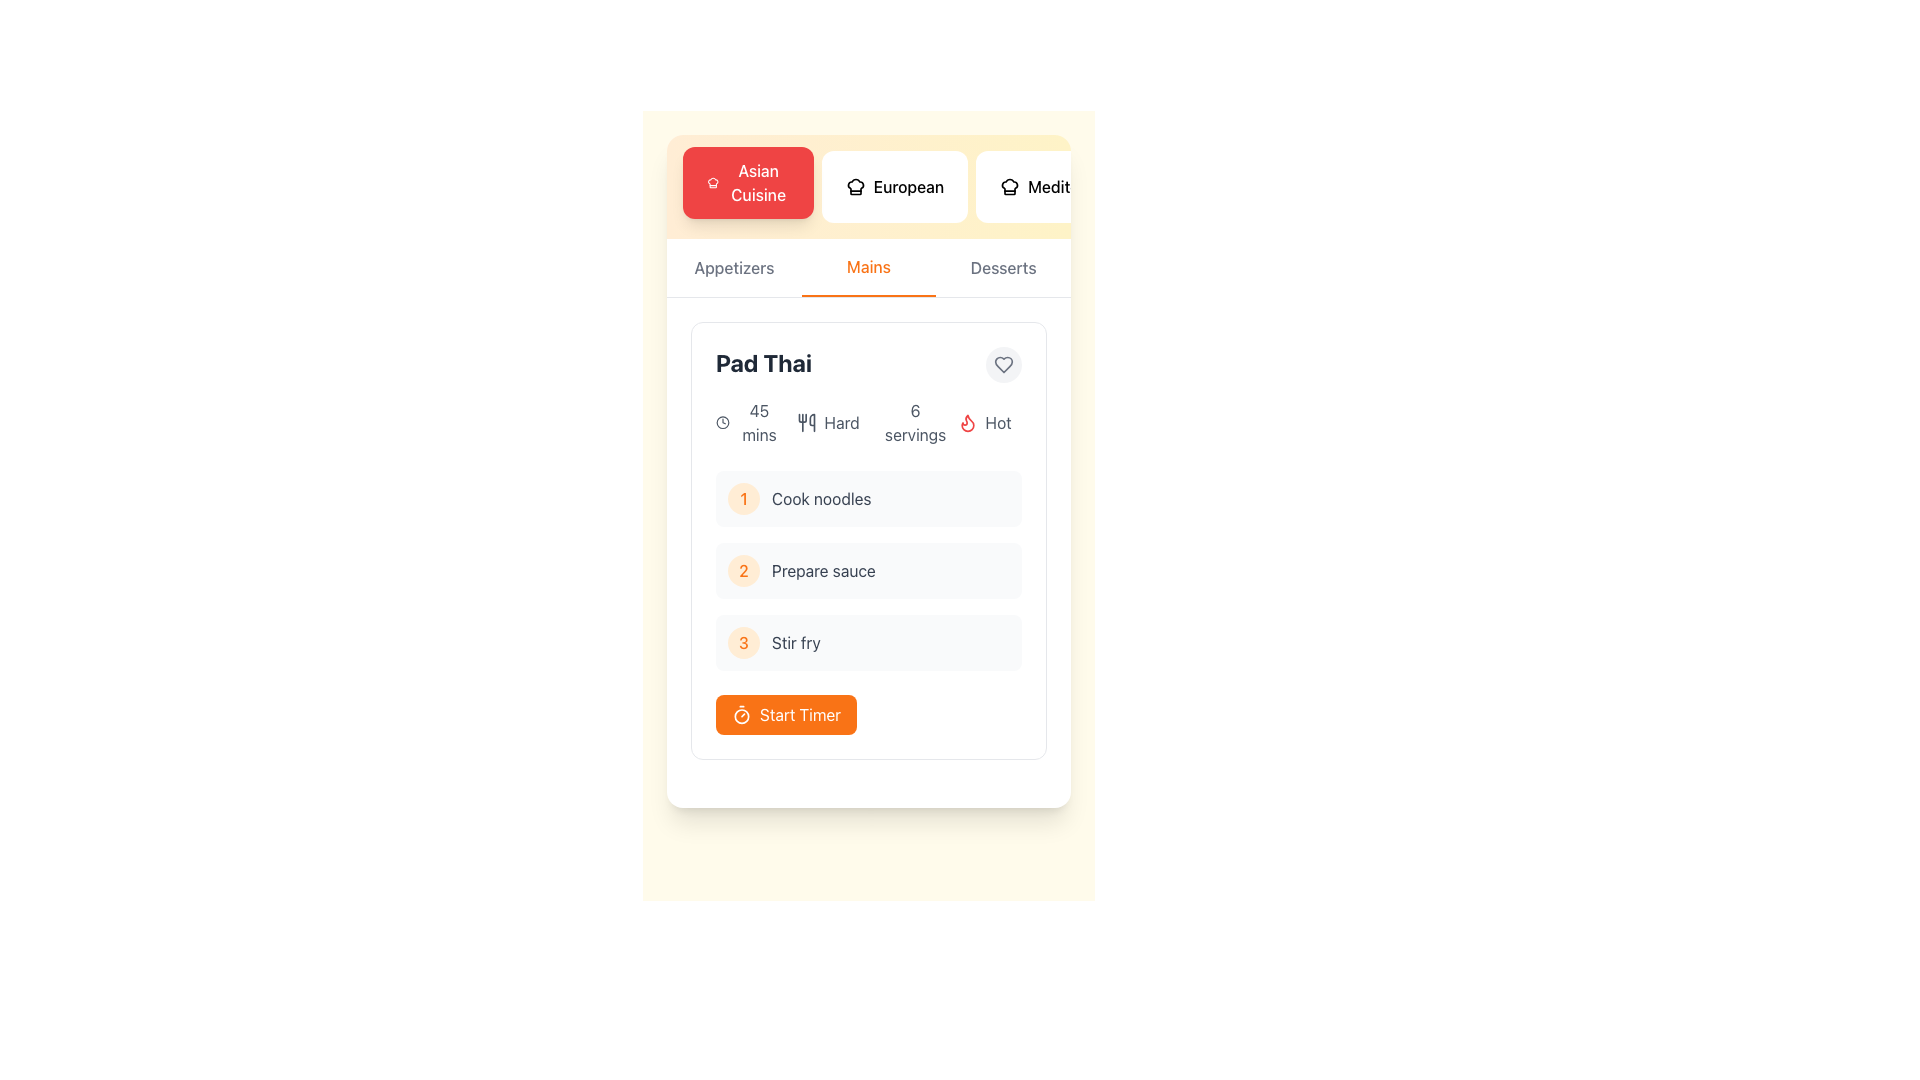 This screenshot has height=1080, width=1920. I want to click on the favorite icon located to the right of the 'Pad Thai' title in the main recipe card, so click(1003, 365).